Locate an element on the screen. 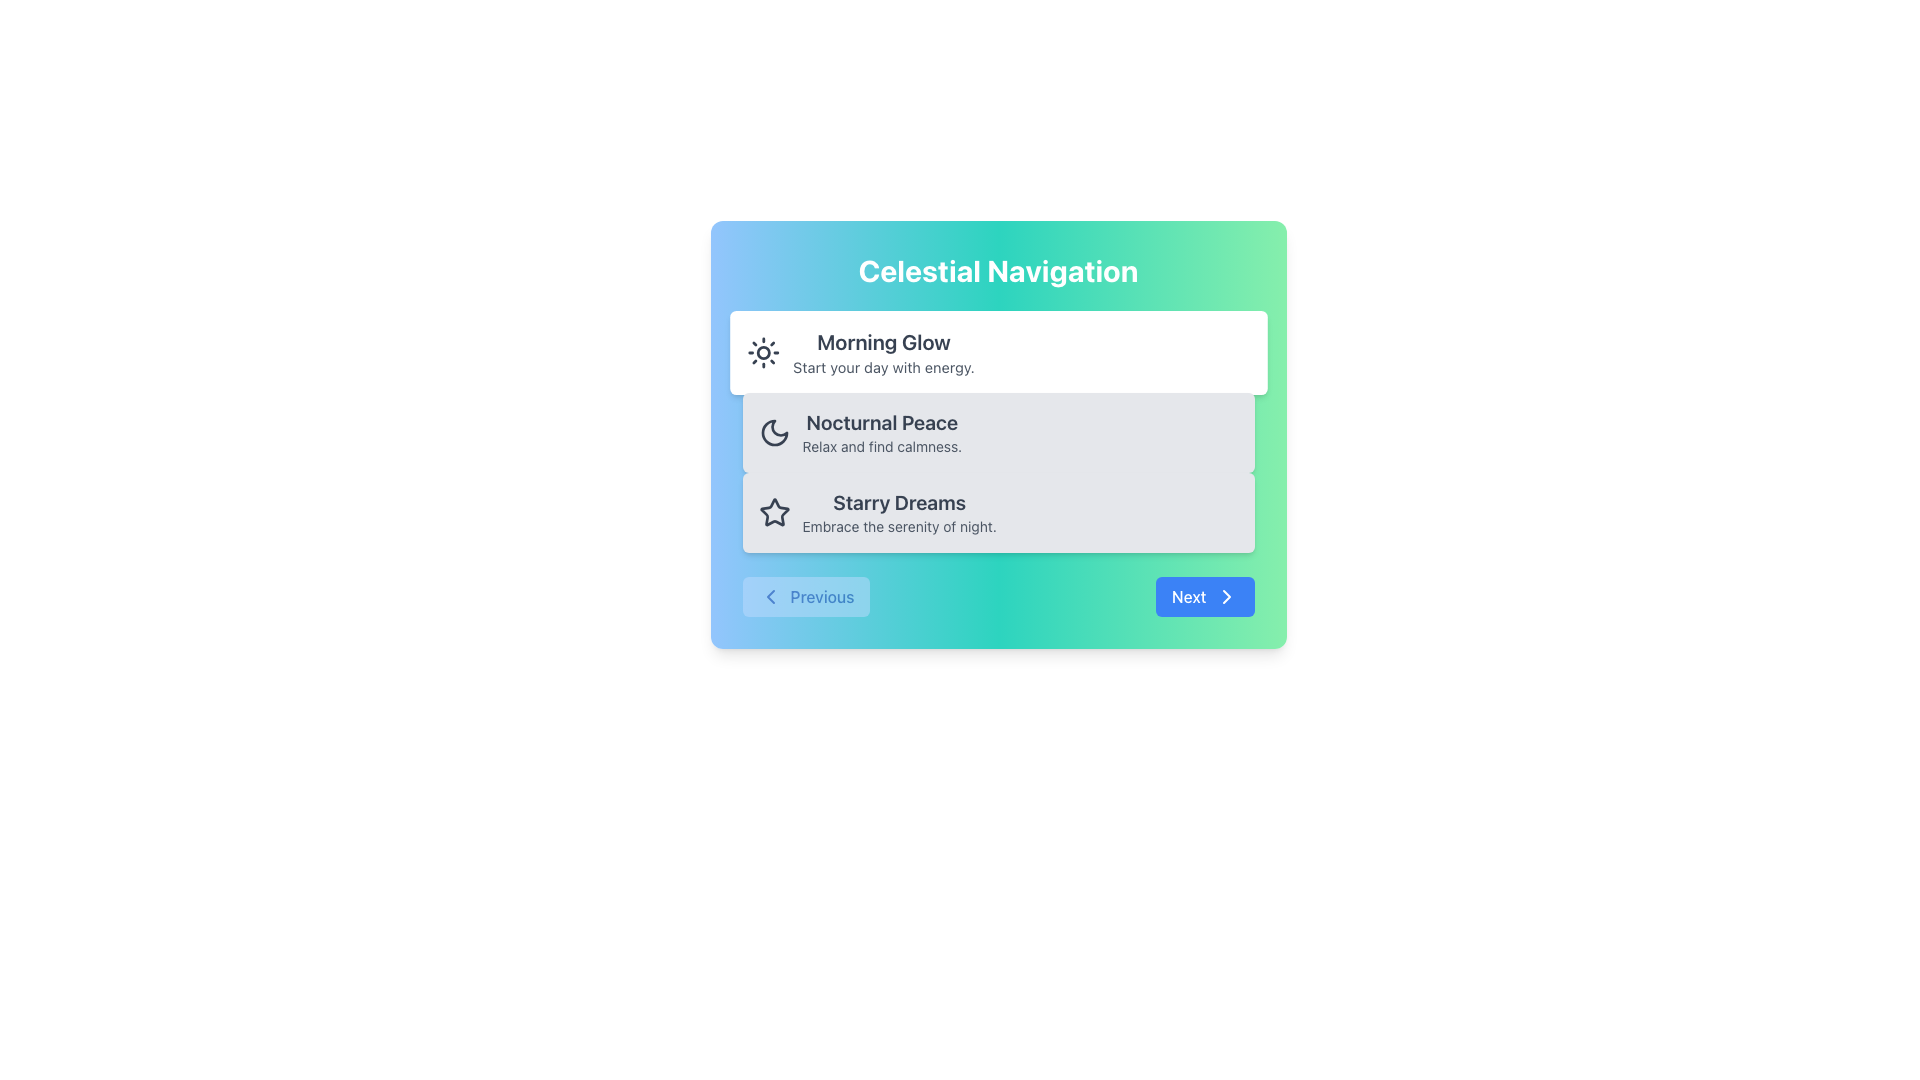 Image resolution: width=1920 pixels, height=1080 pixels. the chevron icon located to the right of the 'Next' button in the bottom-right corner of the 'Celestial Navigation' modal is located at coordinates (1225, 596).